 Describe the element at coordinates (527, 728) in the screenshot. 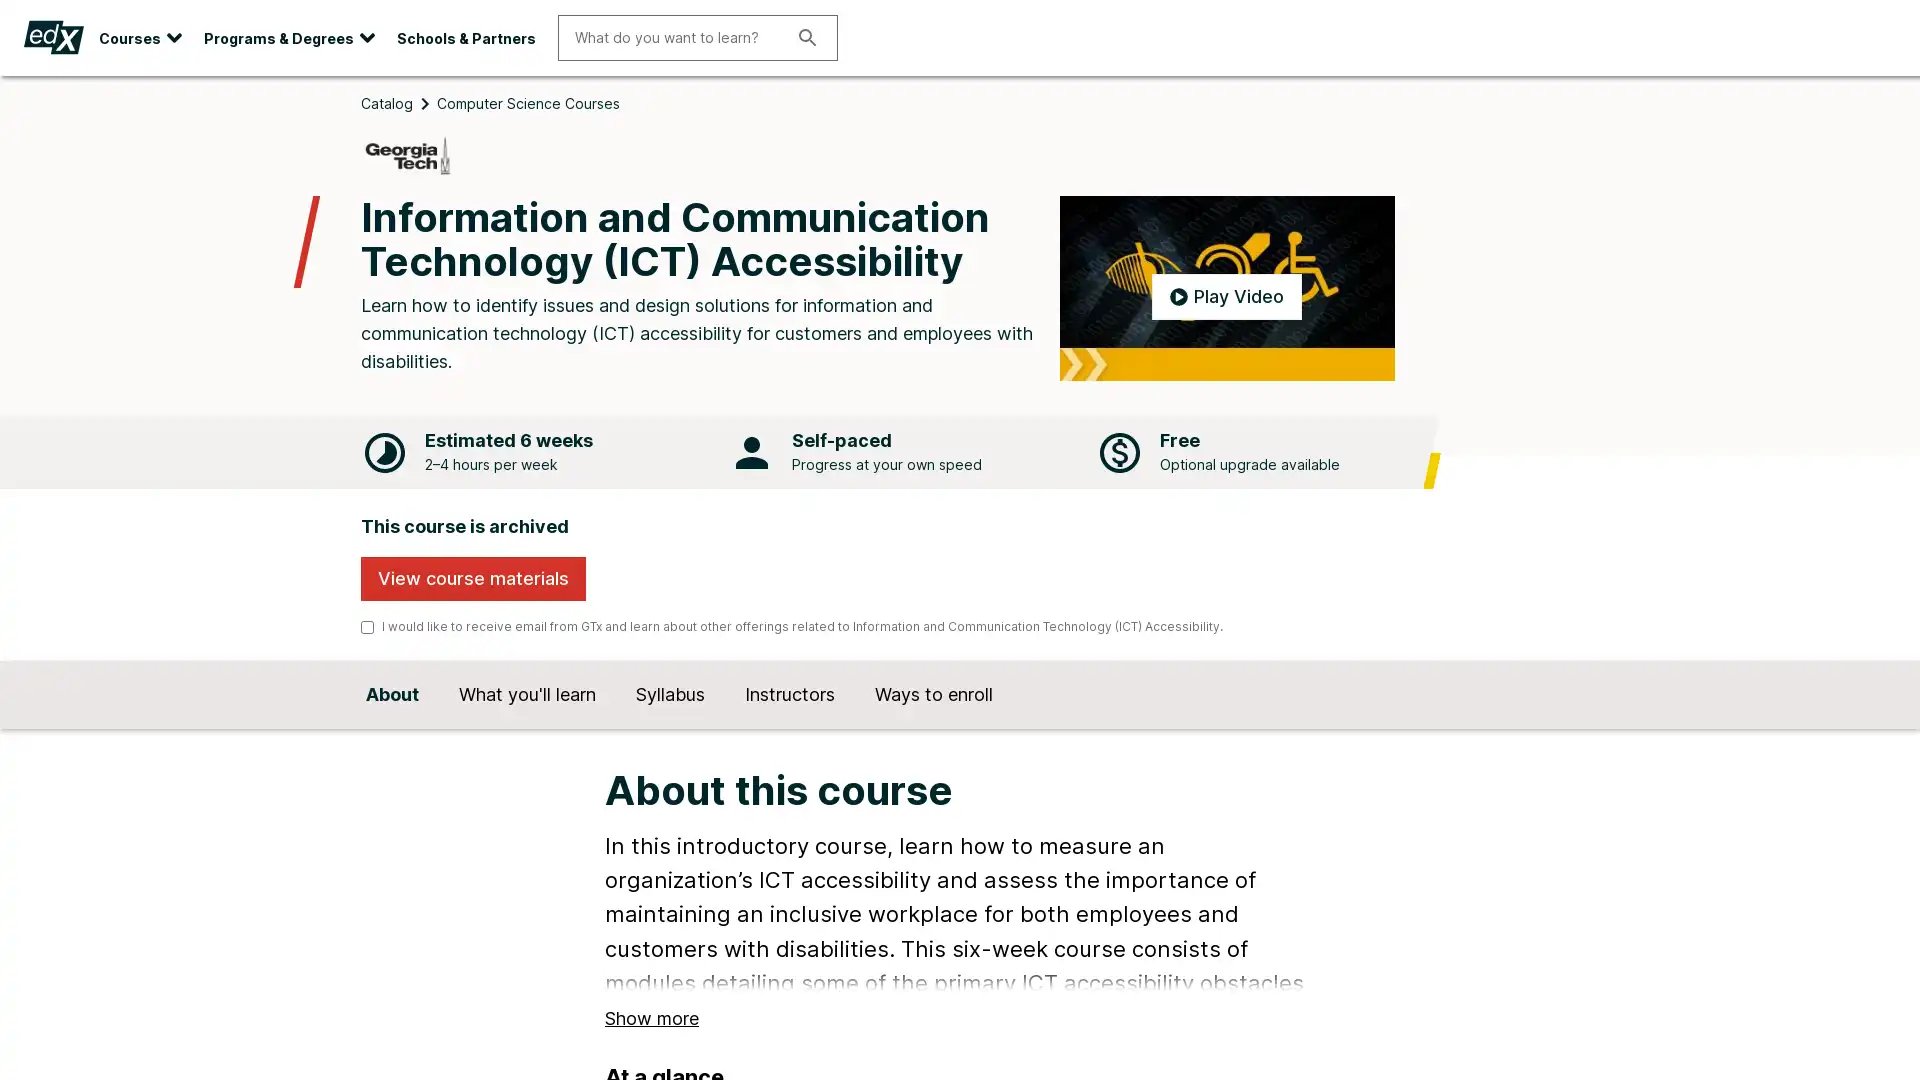

I see `What you'll learn` at that location.